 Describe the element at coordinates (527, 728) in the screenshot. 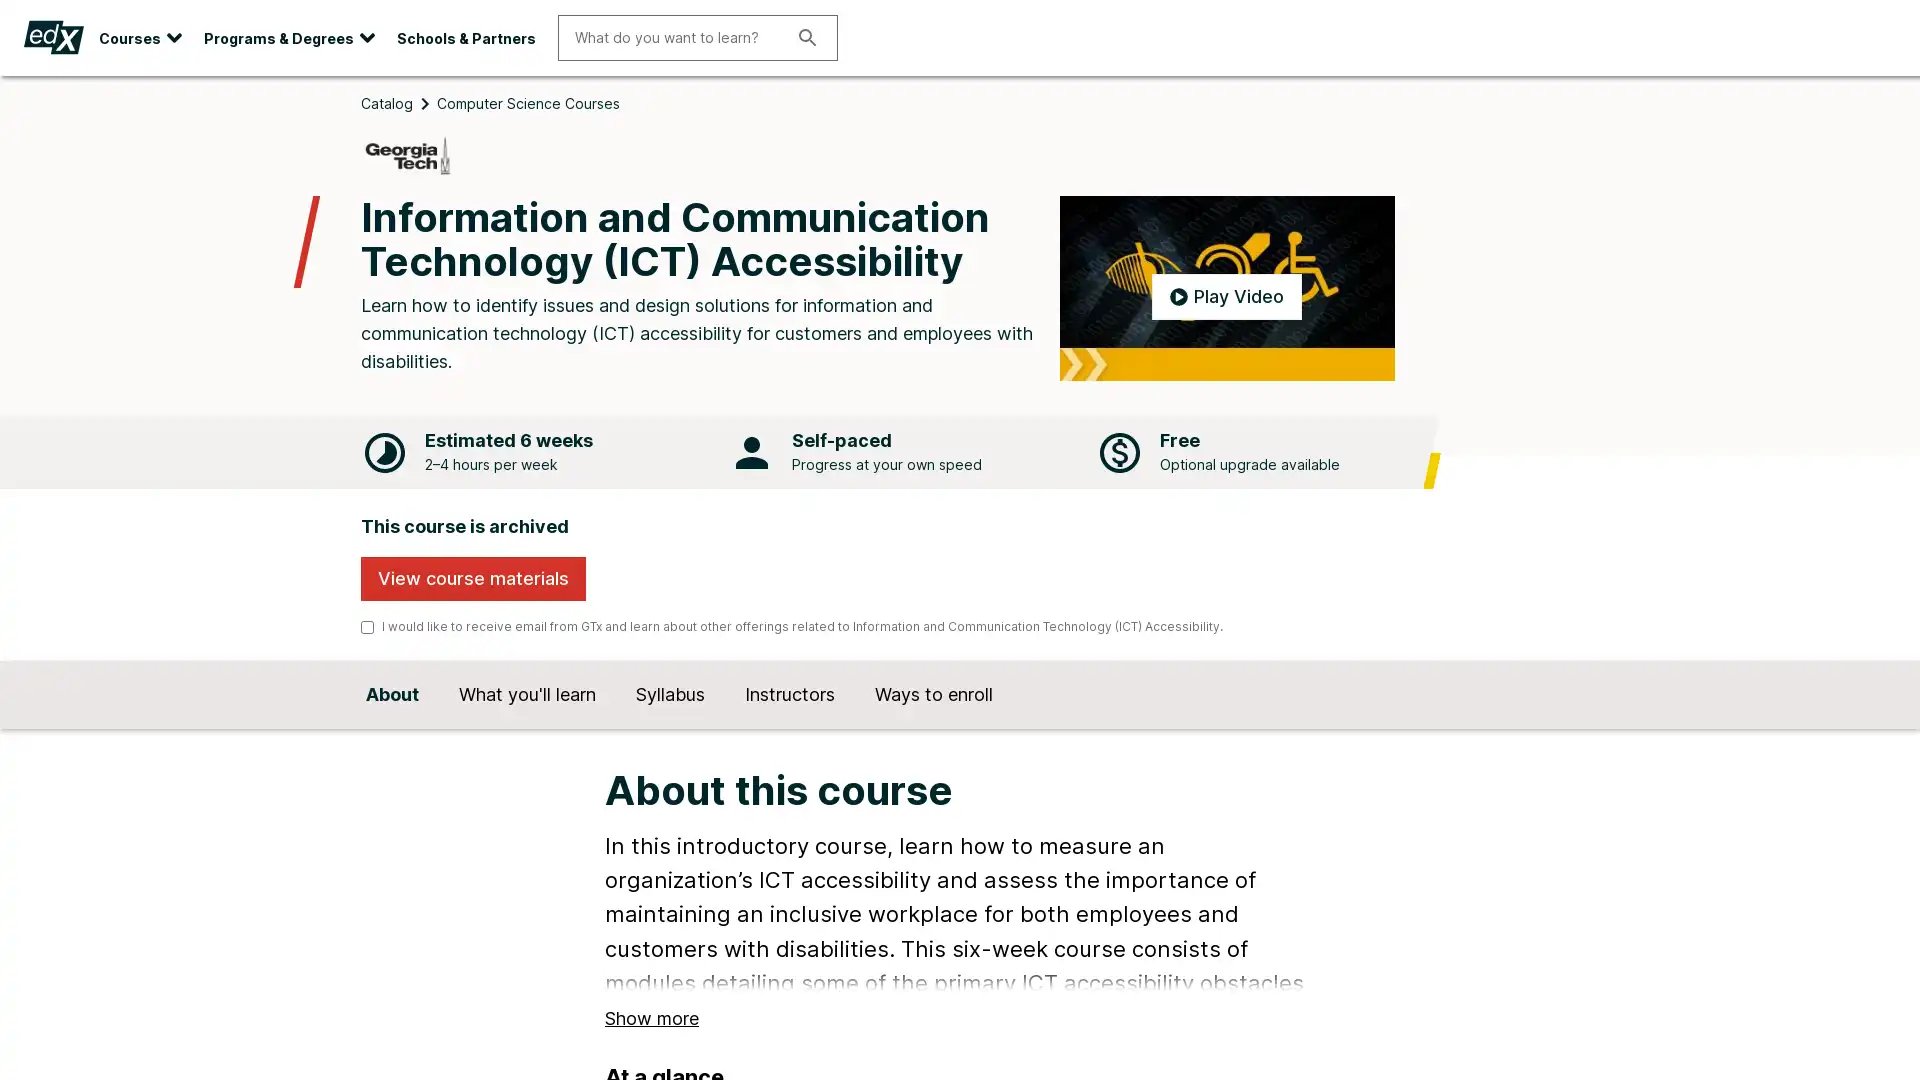

I see `What you'll learn` at that location.